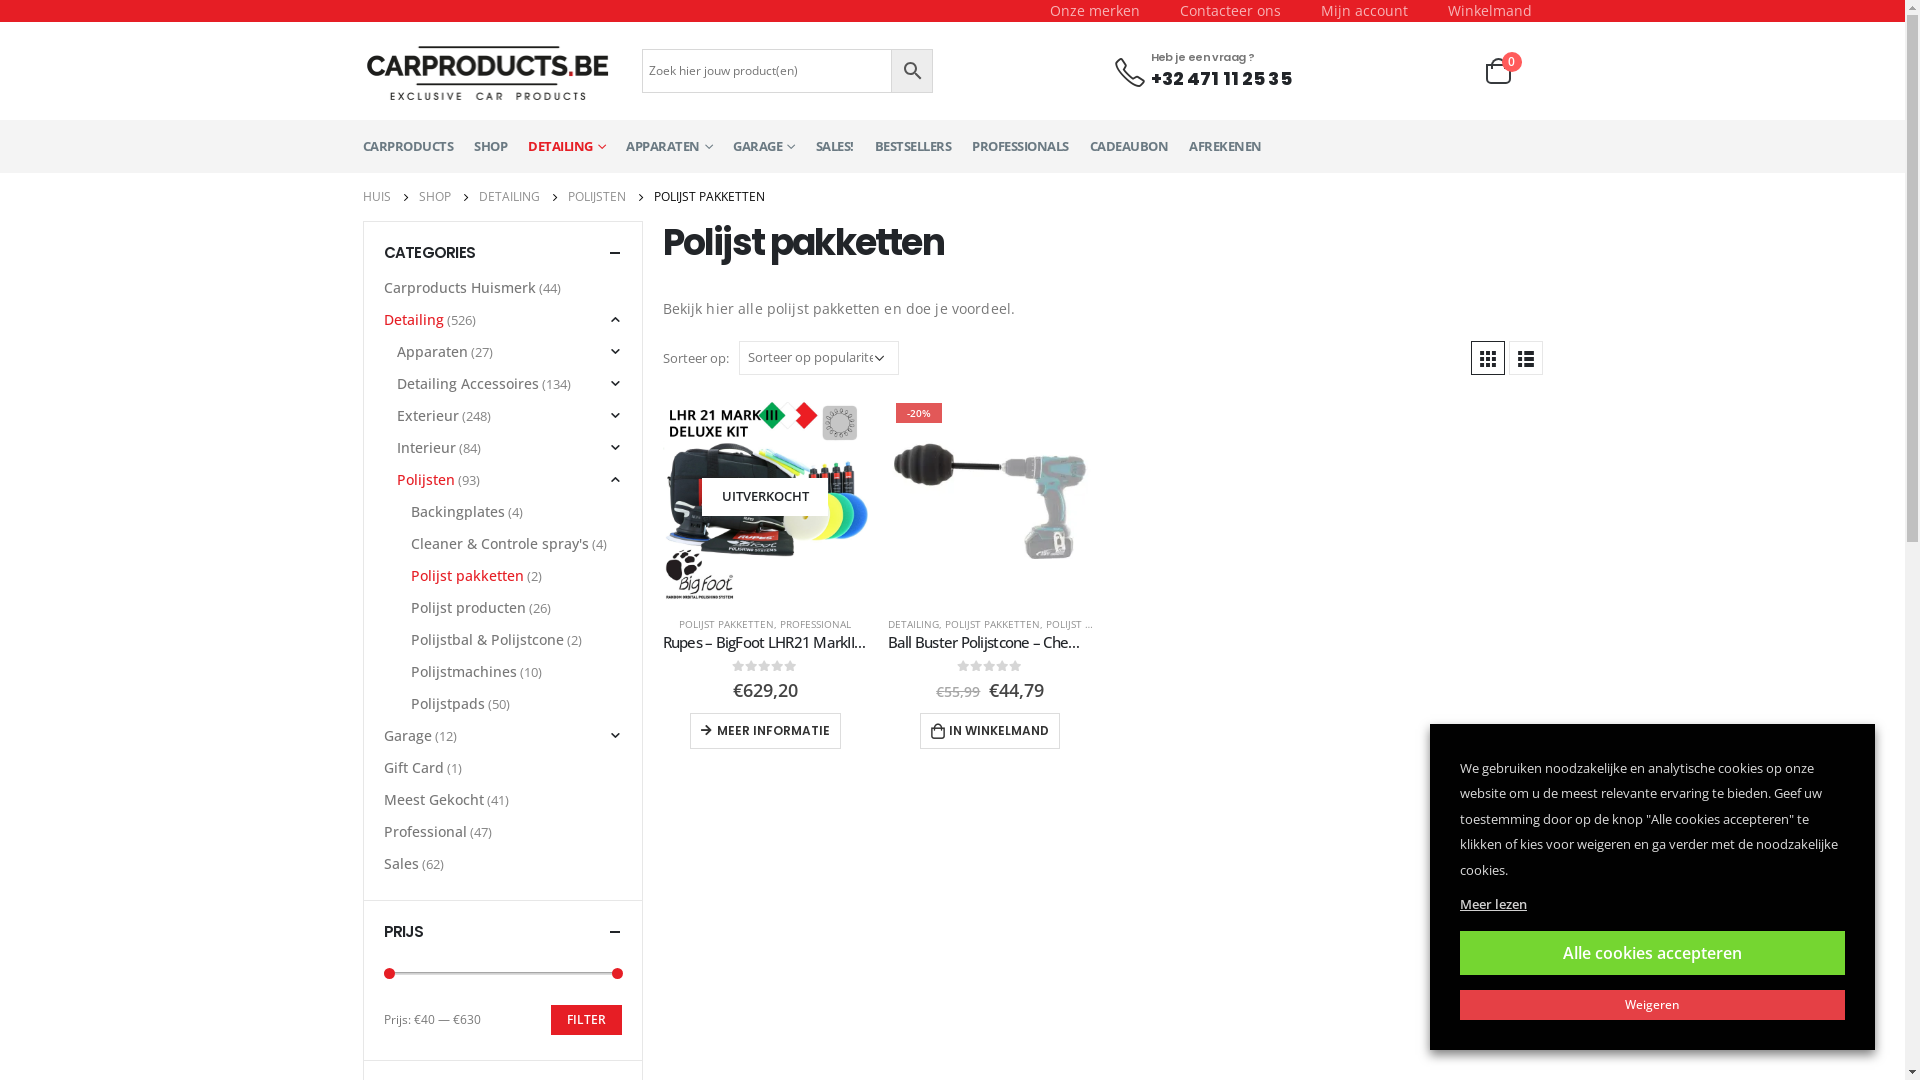 The width and height of the screenshot is (1920, 1080). Describe the element at coordinates (463, 671) in the screenshot. I see `'Polijstmachines'` at that location.